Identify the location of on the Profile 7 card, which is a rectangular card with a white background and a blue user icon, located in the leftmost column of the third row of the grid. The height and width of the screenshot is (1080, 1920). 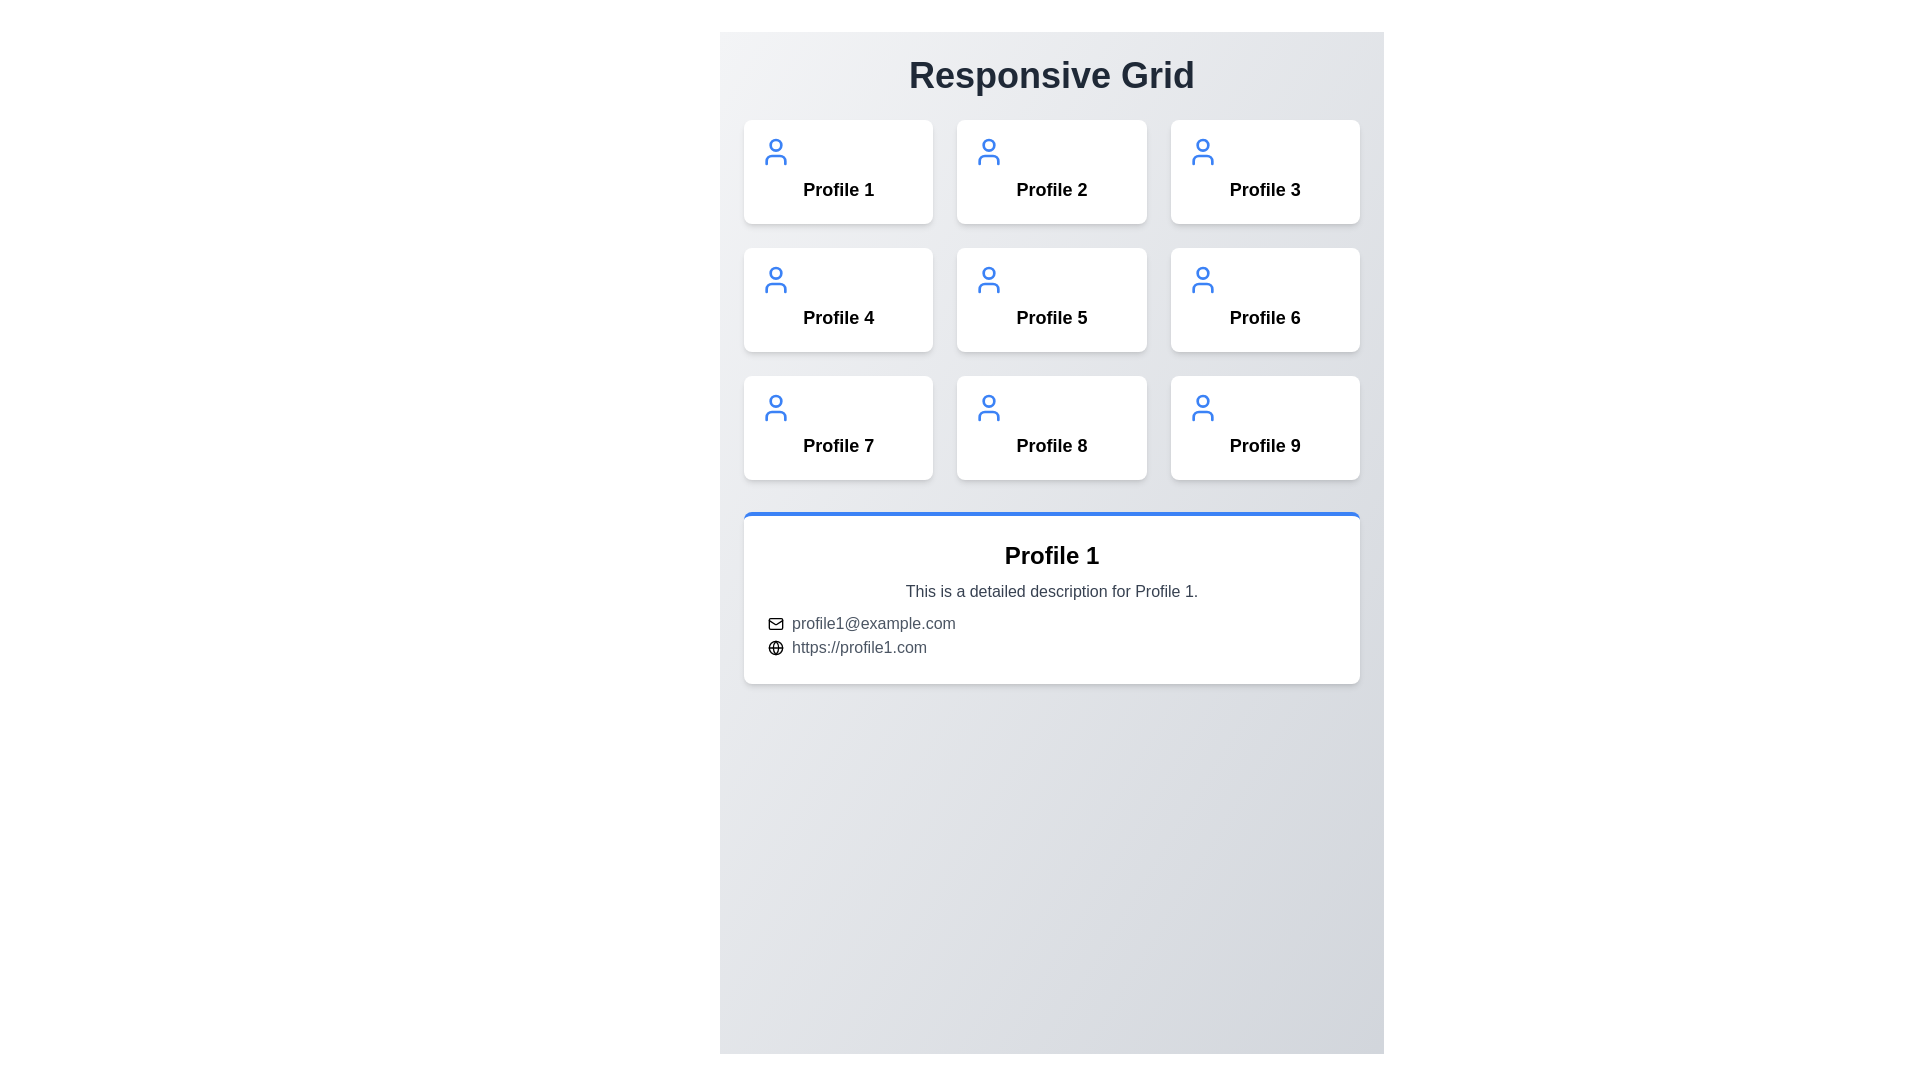
(838, 427).